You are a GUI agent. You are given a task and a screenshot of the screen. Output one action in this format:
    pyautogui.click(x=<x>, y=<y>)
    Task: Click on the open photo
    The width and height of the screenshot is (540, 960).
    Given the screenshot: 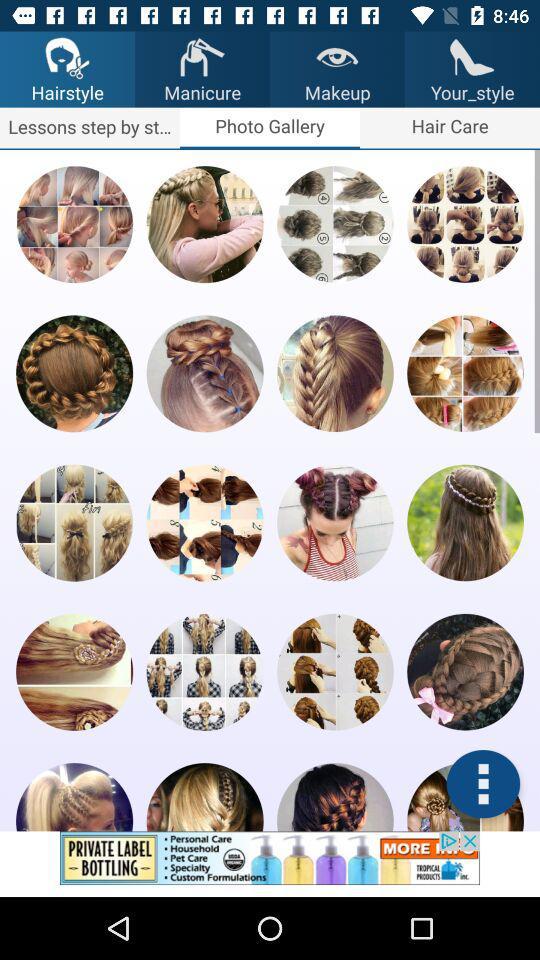 What is the action you would take?
    pyautogui.click(x=204, y=372)
    